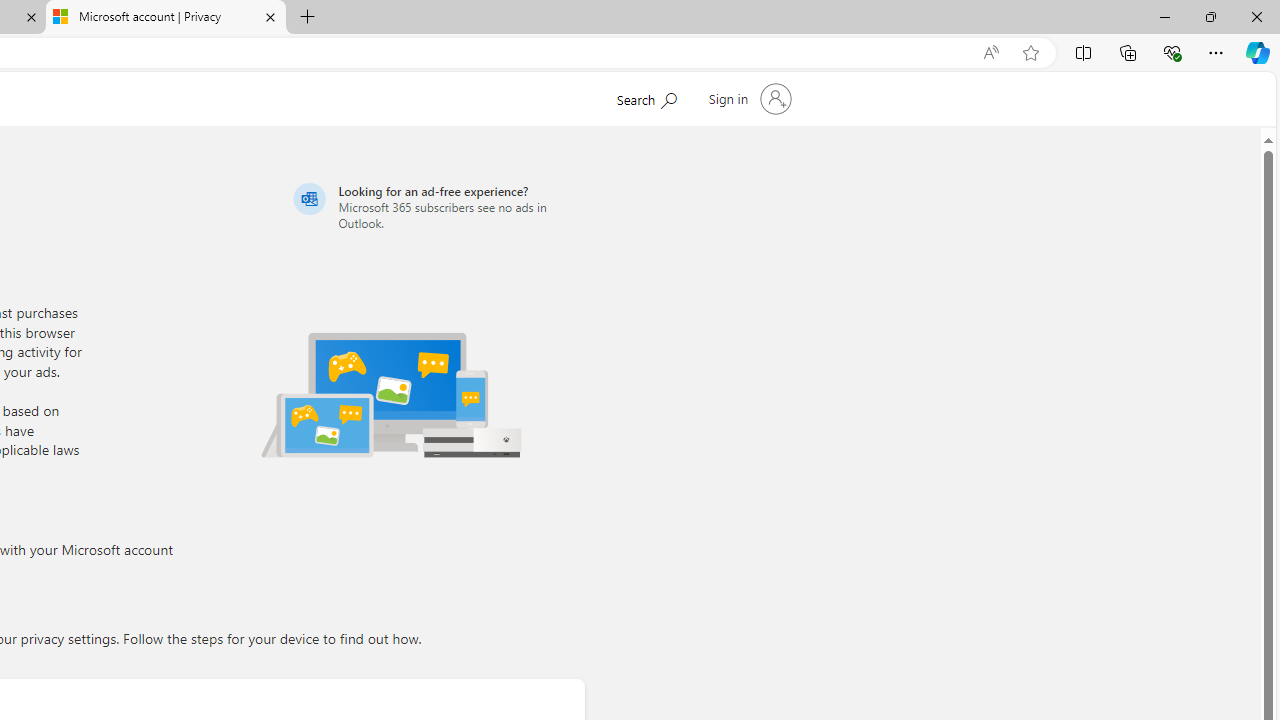 This screenshot has height=720, width=1280. Describe the element at coordinates (747, 99) in the screenshot. I see `'Sign in to your account'` at that location.